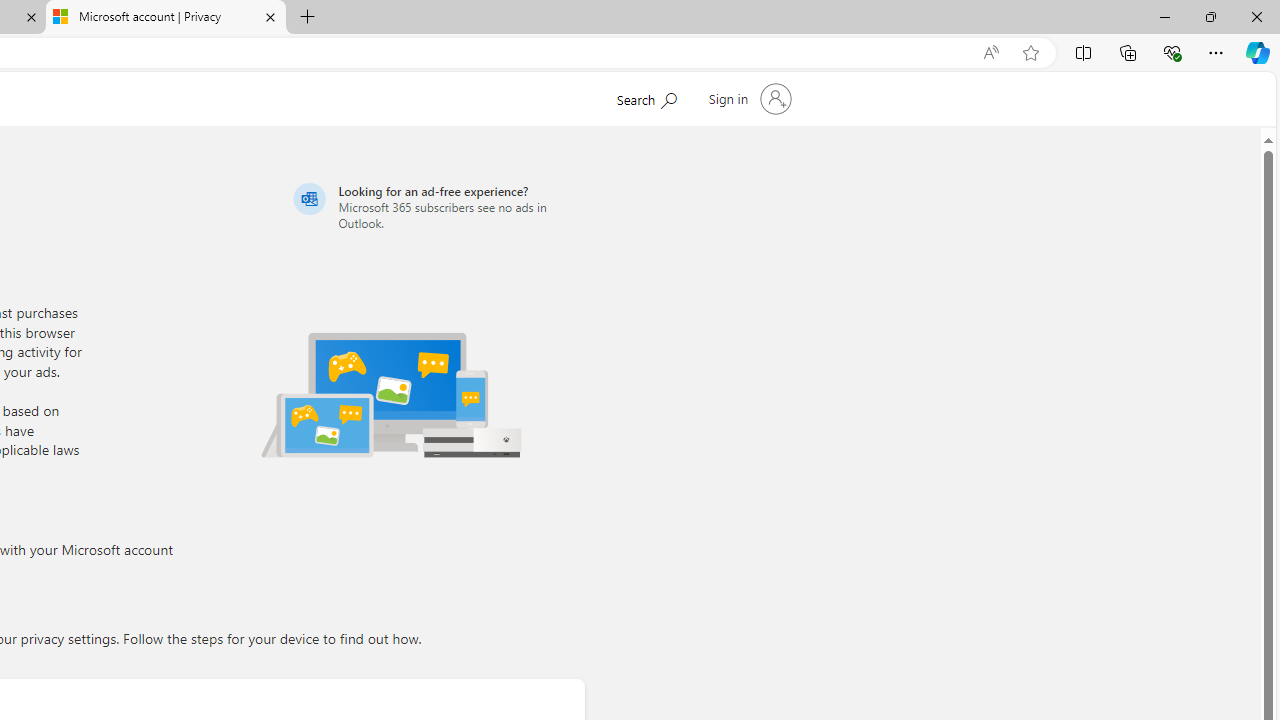 This screenshot has height=720, width=1280. Describe the element at coordinates (747, 99) in the screenshot. I see `'Sign in to your account'` at that location.